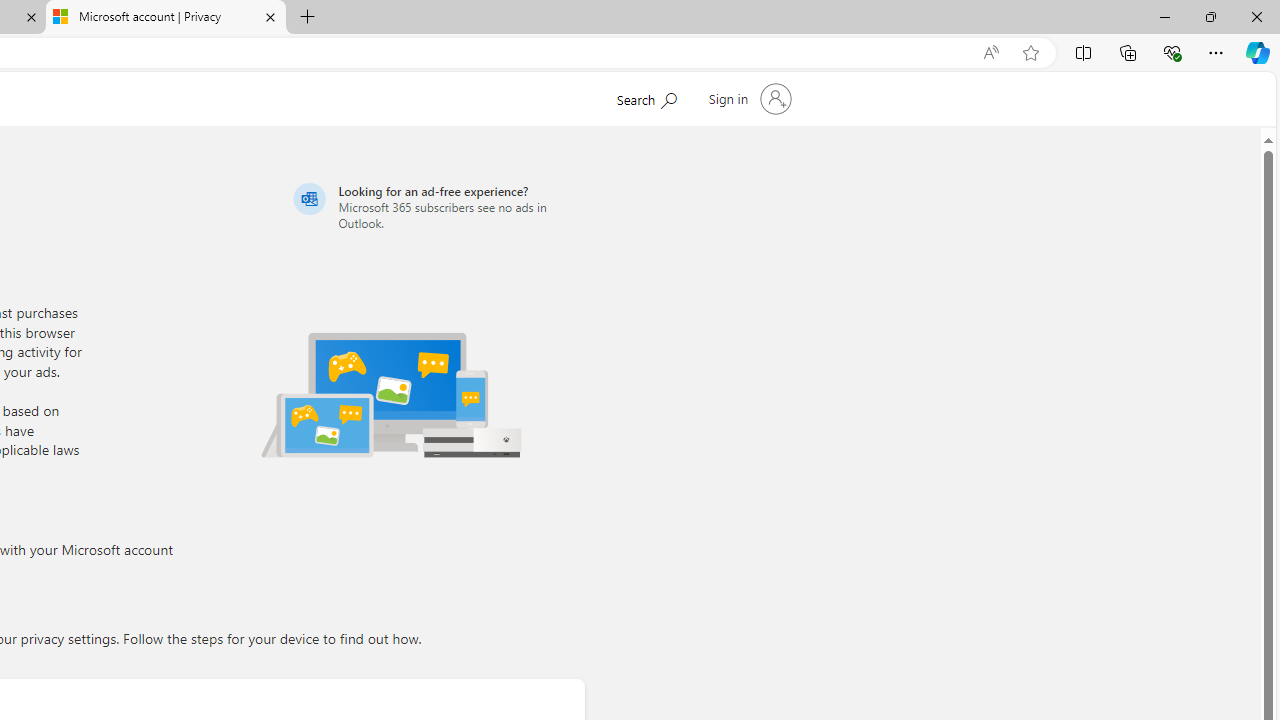 This screenshot has height=720, width=1280. Describe the element at coordinates (747, 99) in the screenshot. I see `'Sign in to your account'` at that location.